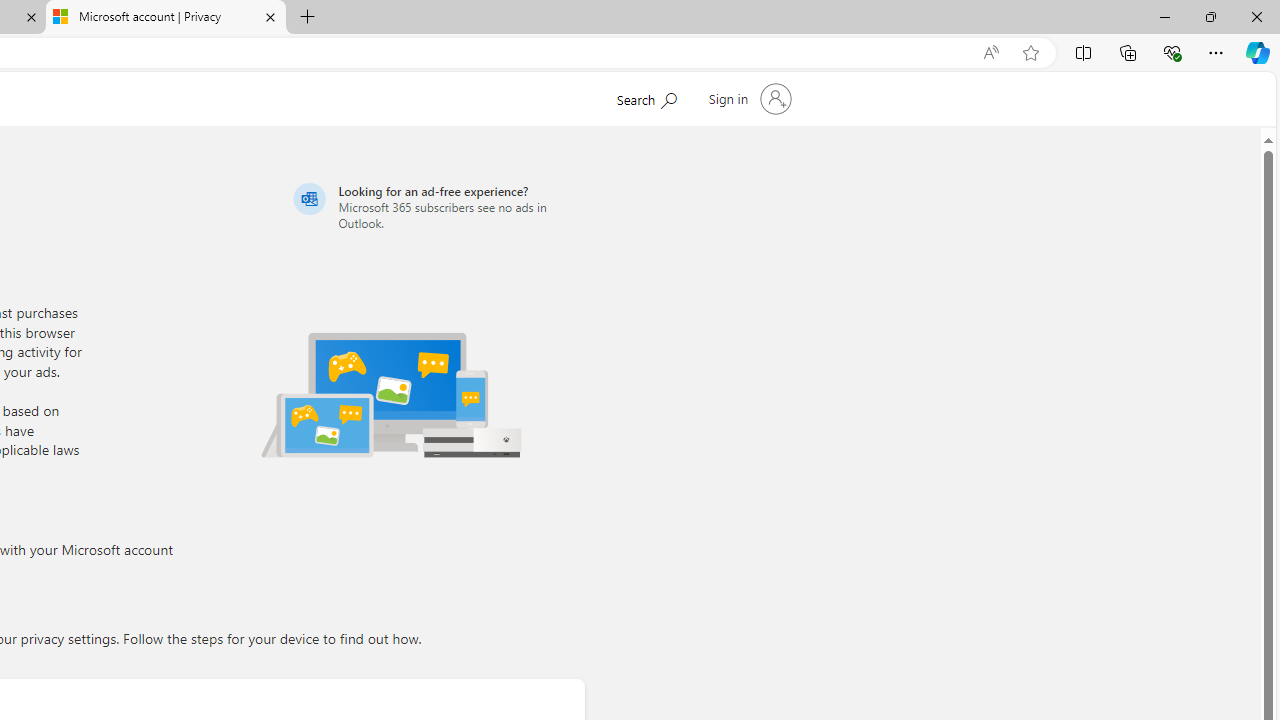 This screenshot has height=720, width=1280. Describe the element at coordinates (747, 99) in the screenshot. I see `'Sign in to your account'` at that location.